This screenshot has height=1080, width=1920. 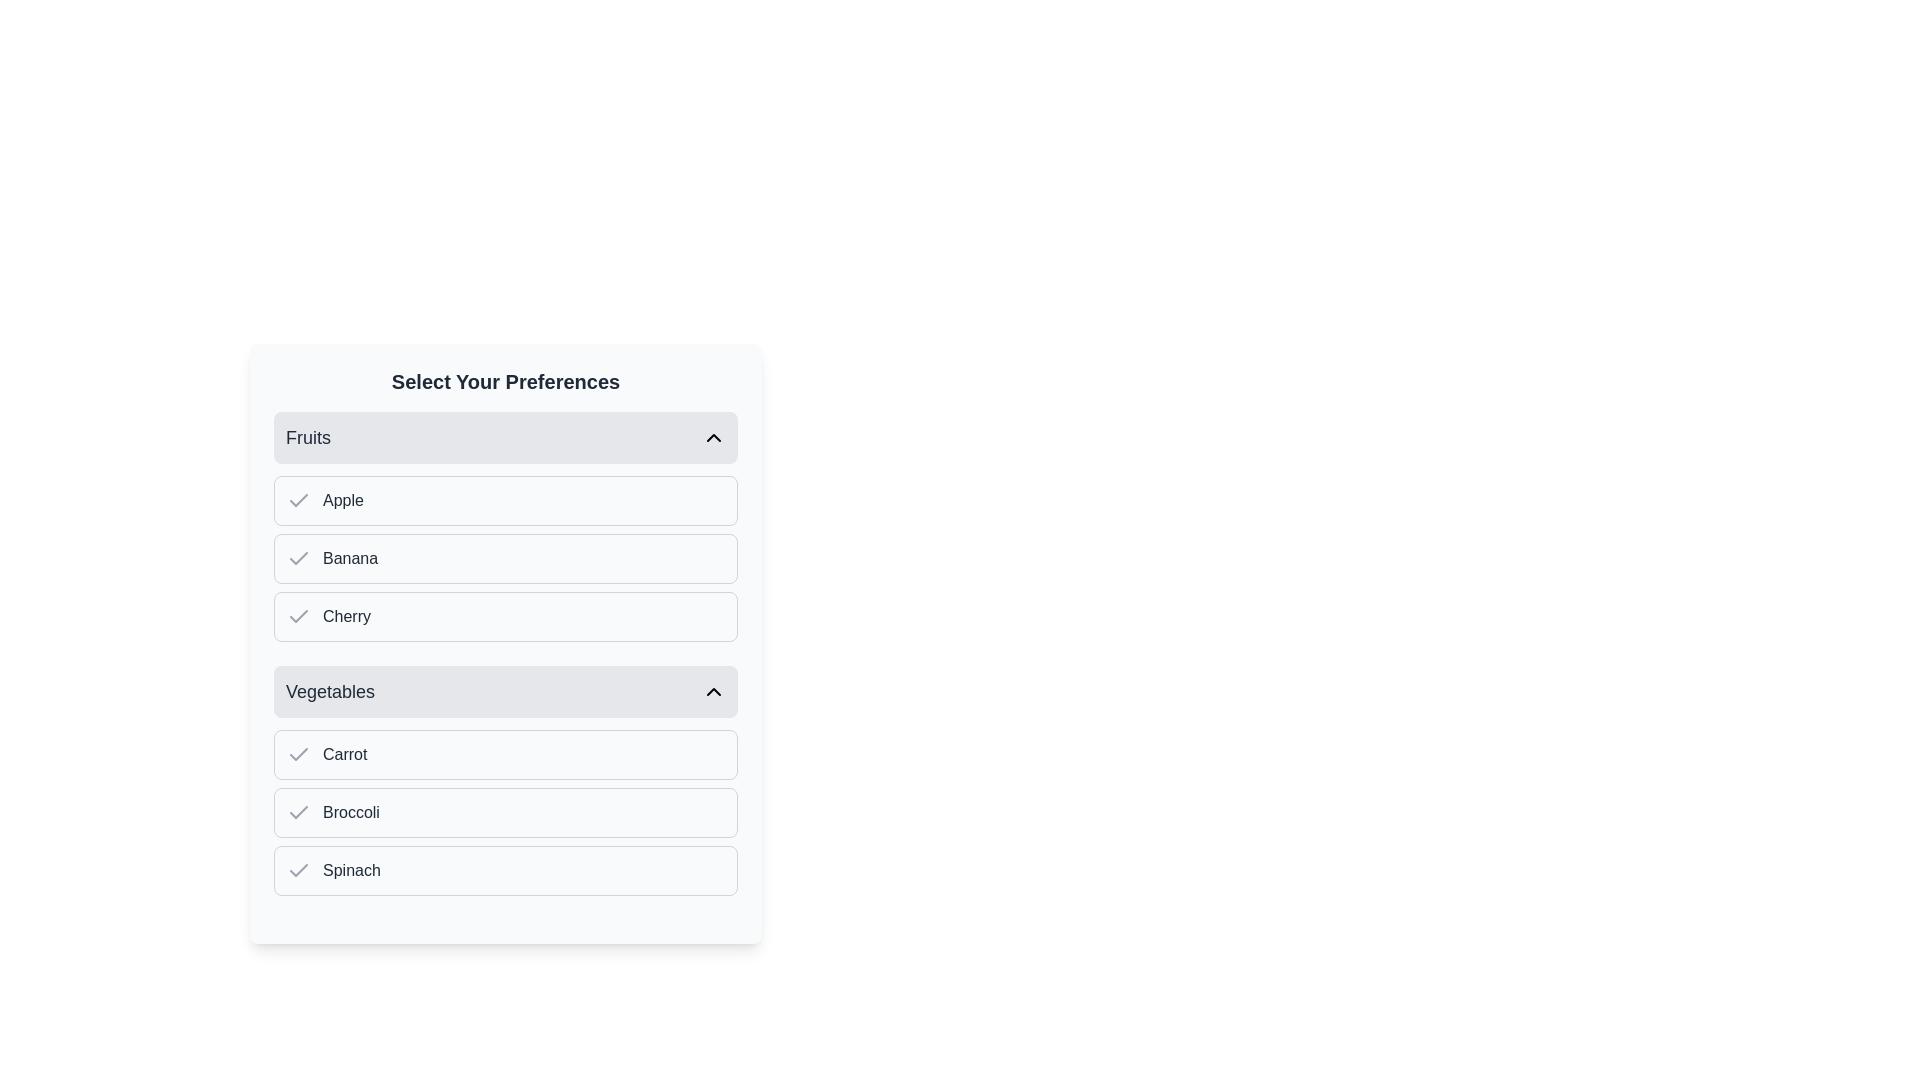 I want to click on the checkmark icon, which is a minimalist SVG vector graphic styled as a checkmark, located above the 'Broccoli' text in the 'Vegetables' category, so click(x=297, y=812).